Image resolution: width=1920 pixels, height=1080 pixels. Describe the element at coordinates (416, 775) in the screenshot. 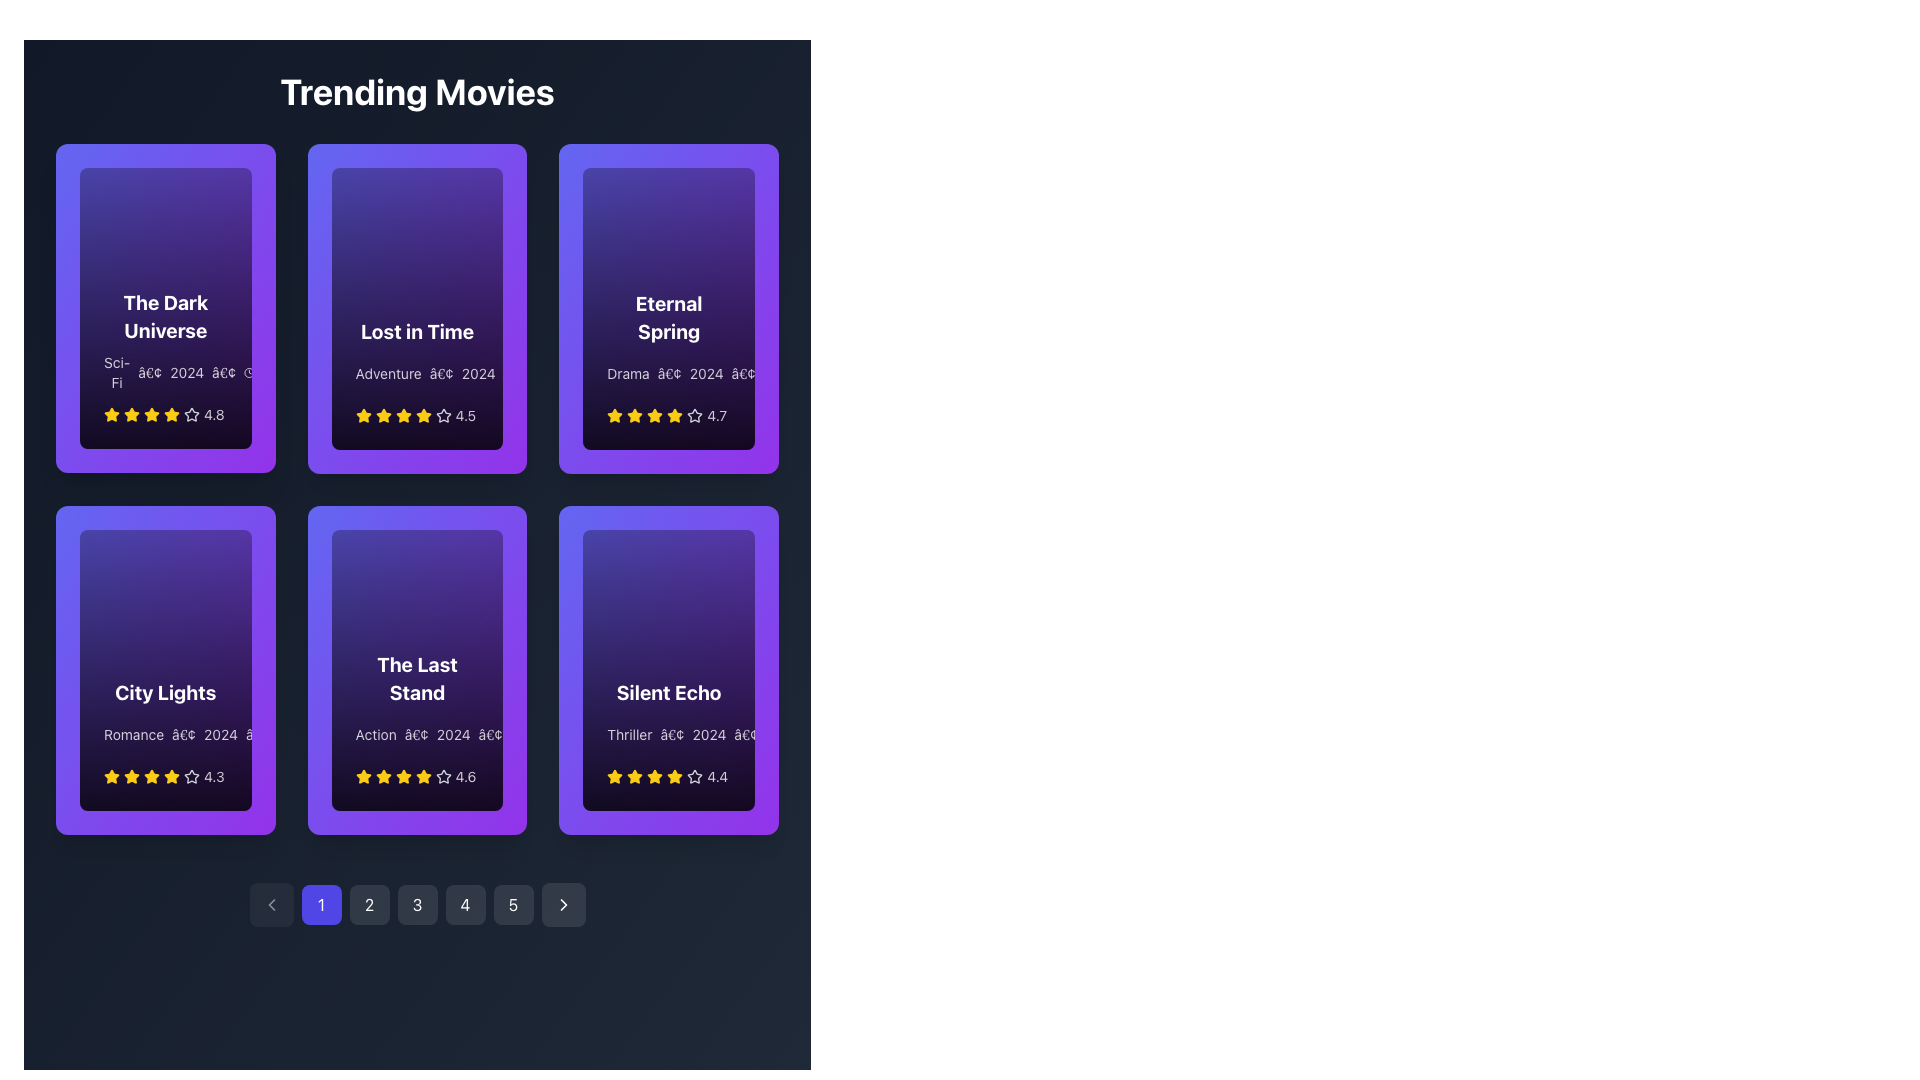

I see `the user rating display, which consists of four filled yellow stars and one outlined star, located at the bottom center of 'The Last Stand' movie card` at that location.